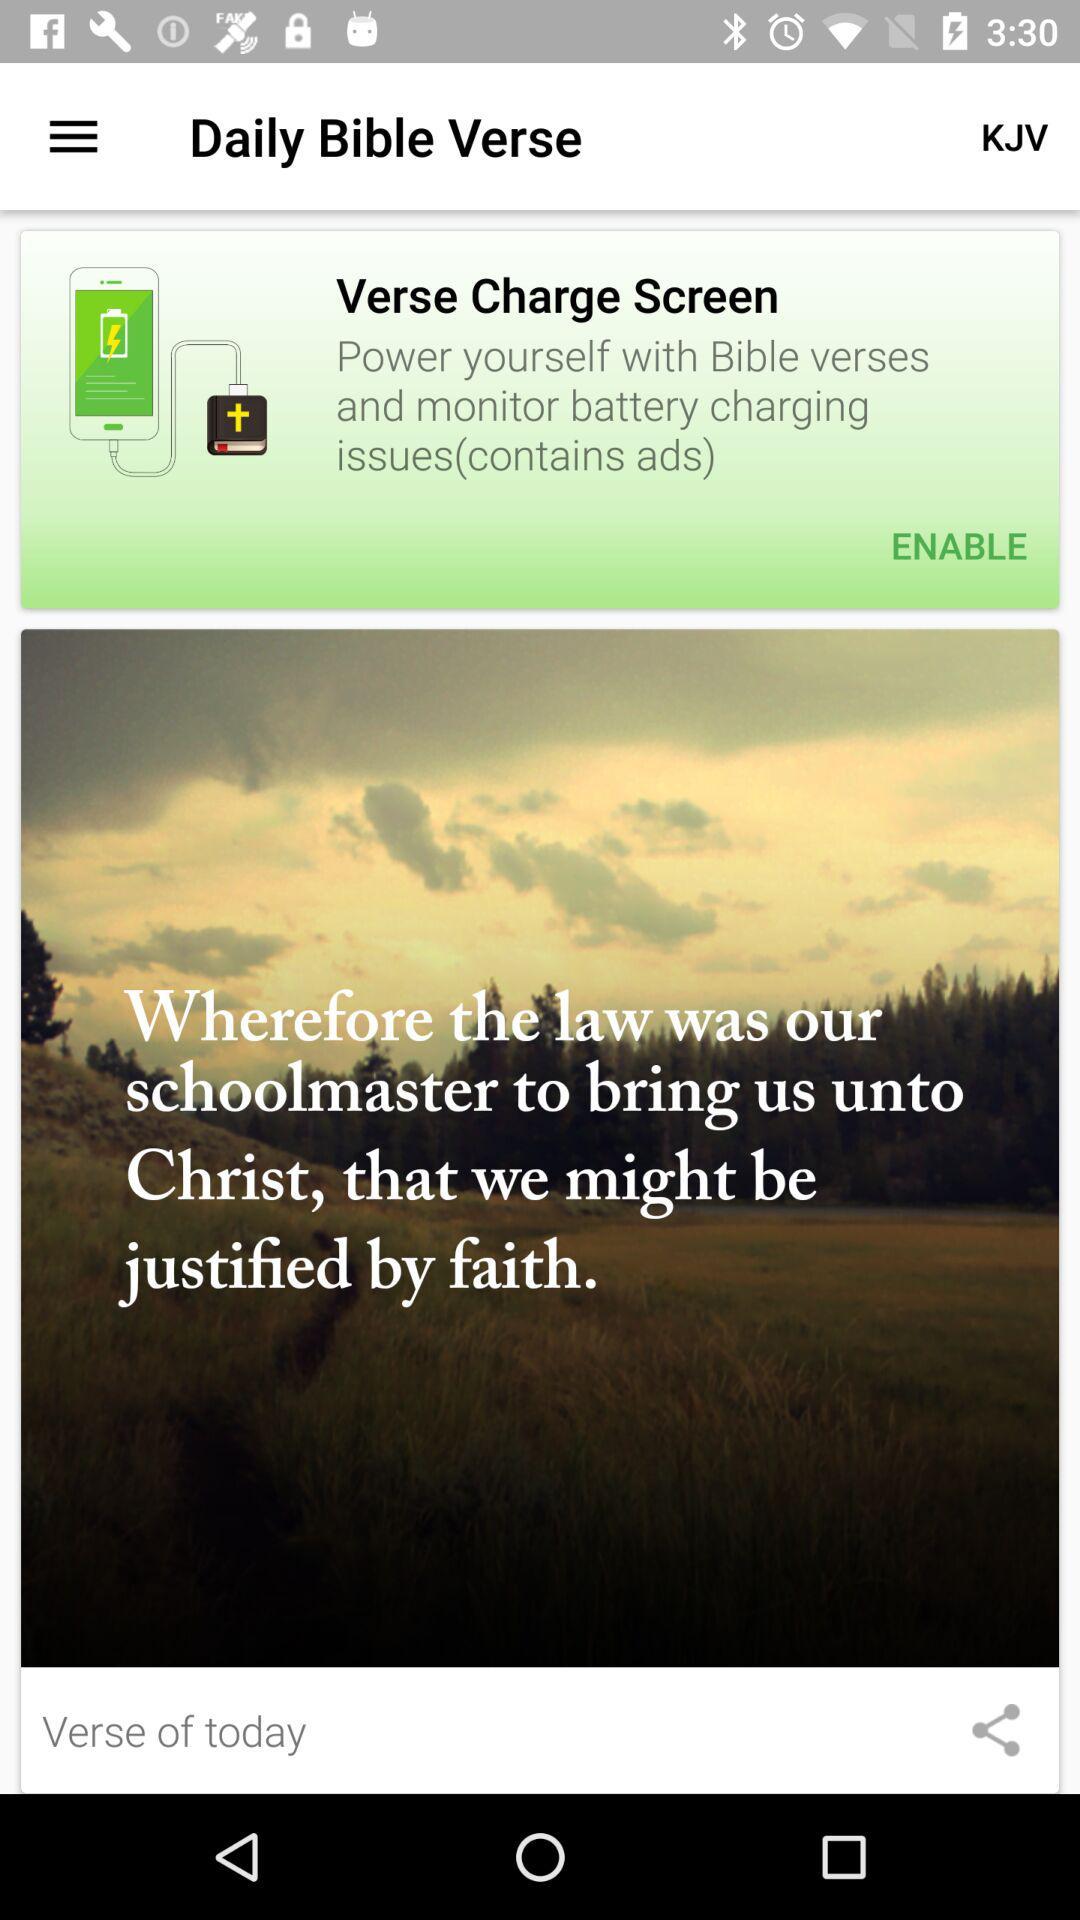 This screenshot has width=1080, height=1920. I want to click on icon at the bottom right corner, so click(995, 1729).